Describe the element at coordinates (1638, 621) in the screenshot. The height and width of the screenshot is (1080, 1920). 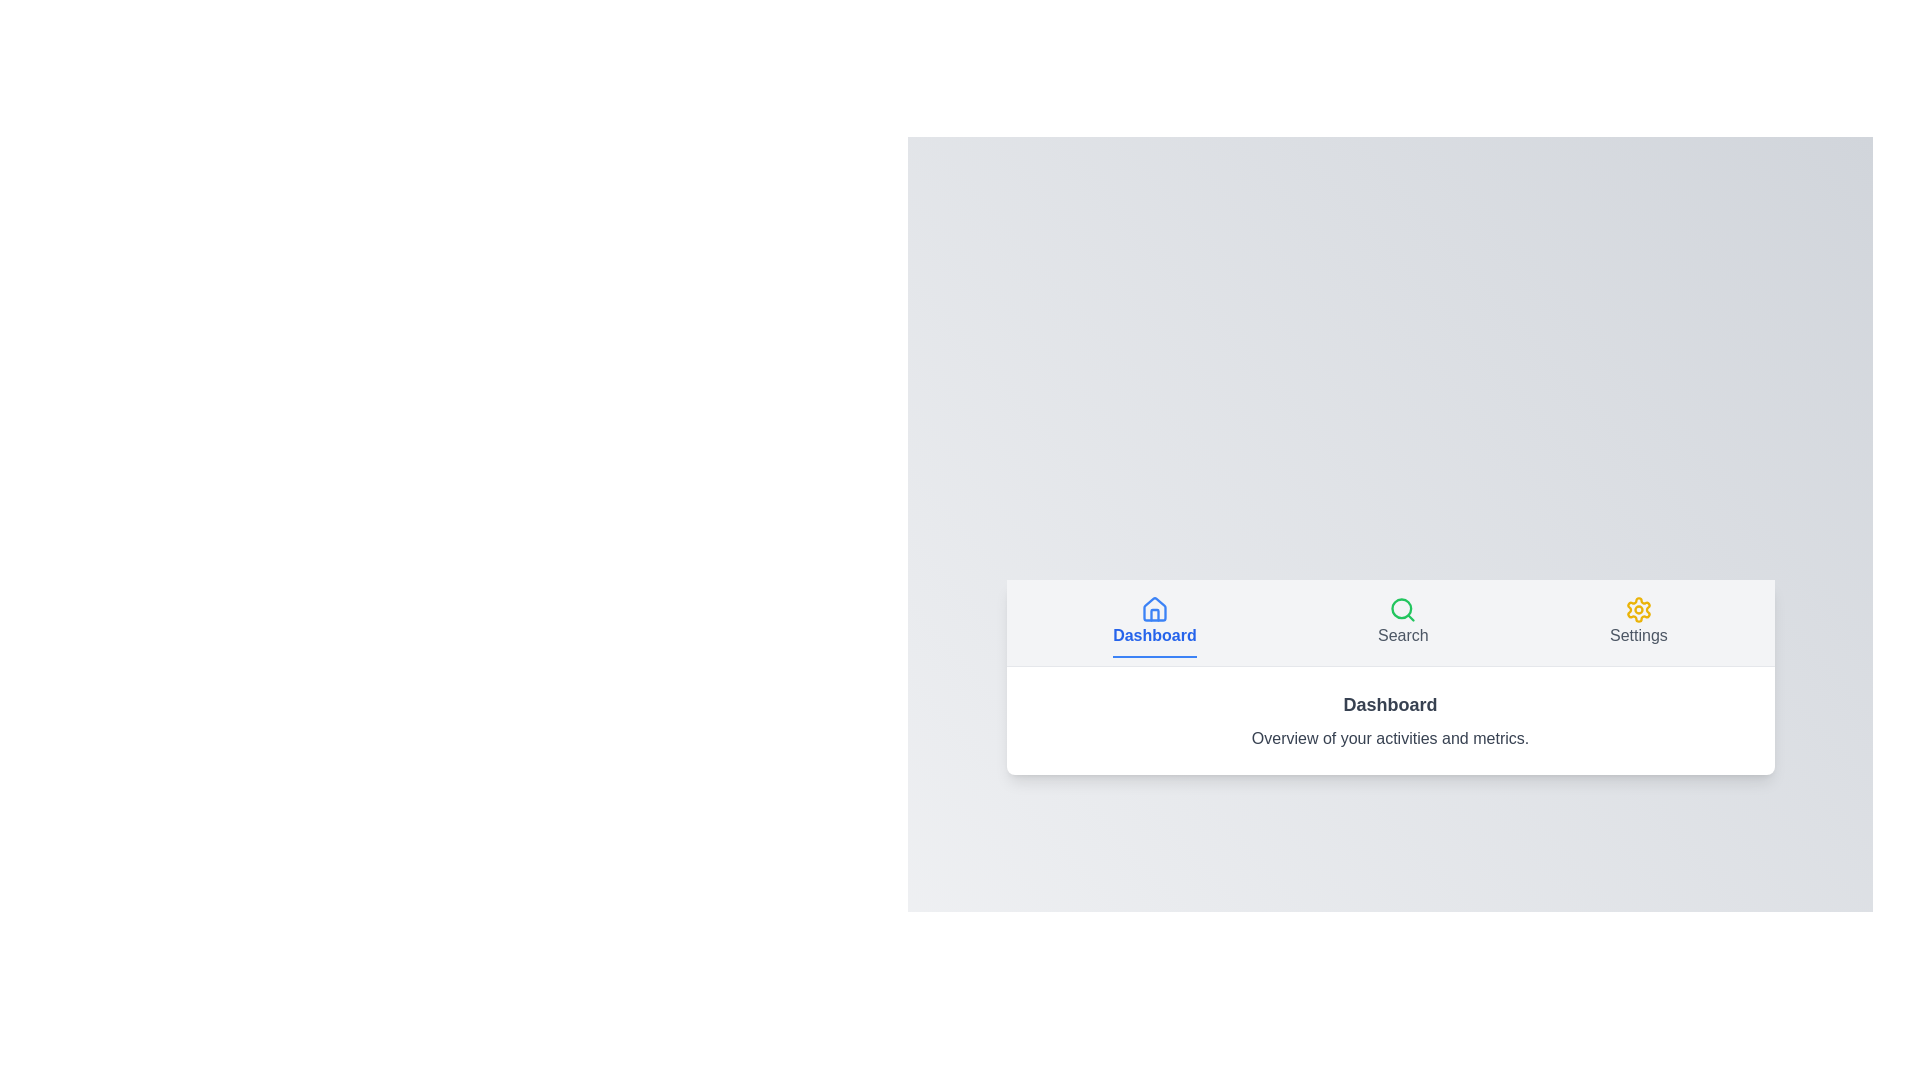
I see `the Settings tab by clicking on its button` at that location.